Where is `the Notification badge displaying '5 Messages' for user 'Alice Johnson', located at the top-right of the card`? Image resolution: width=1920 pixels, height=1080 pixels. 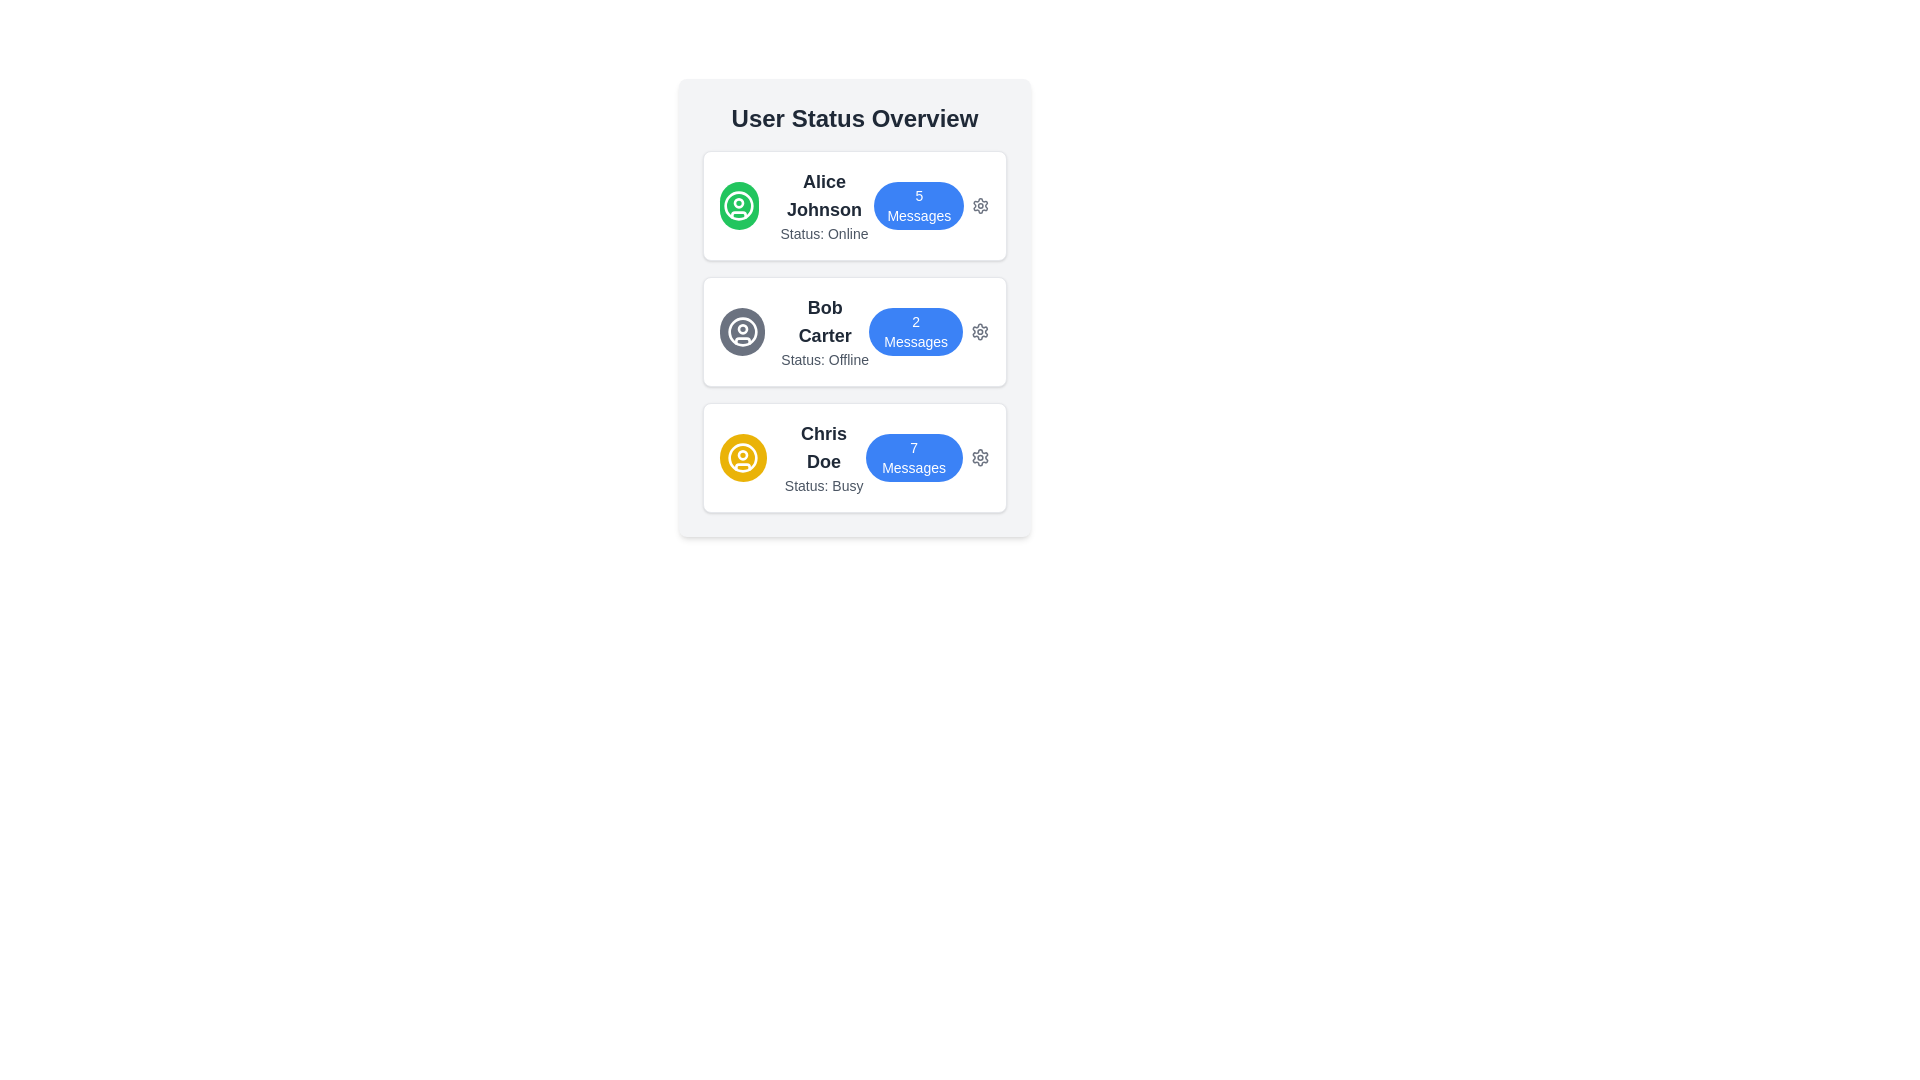
the Notification badge displaying '5 Messages' for user 'Alice Johnson', located at the top-right of the card is located at coordinates (918, 205).